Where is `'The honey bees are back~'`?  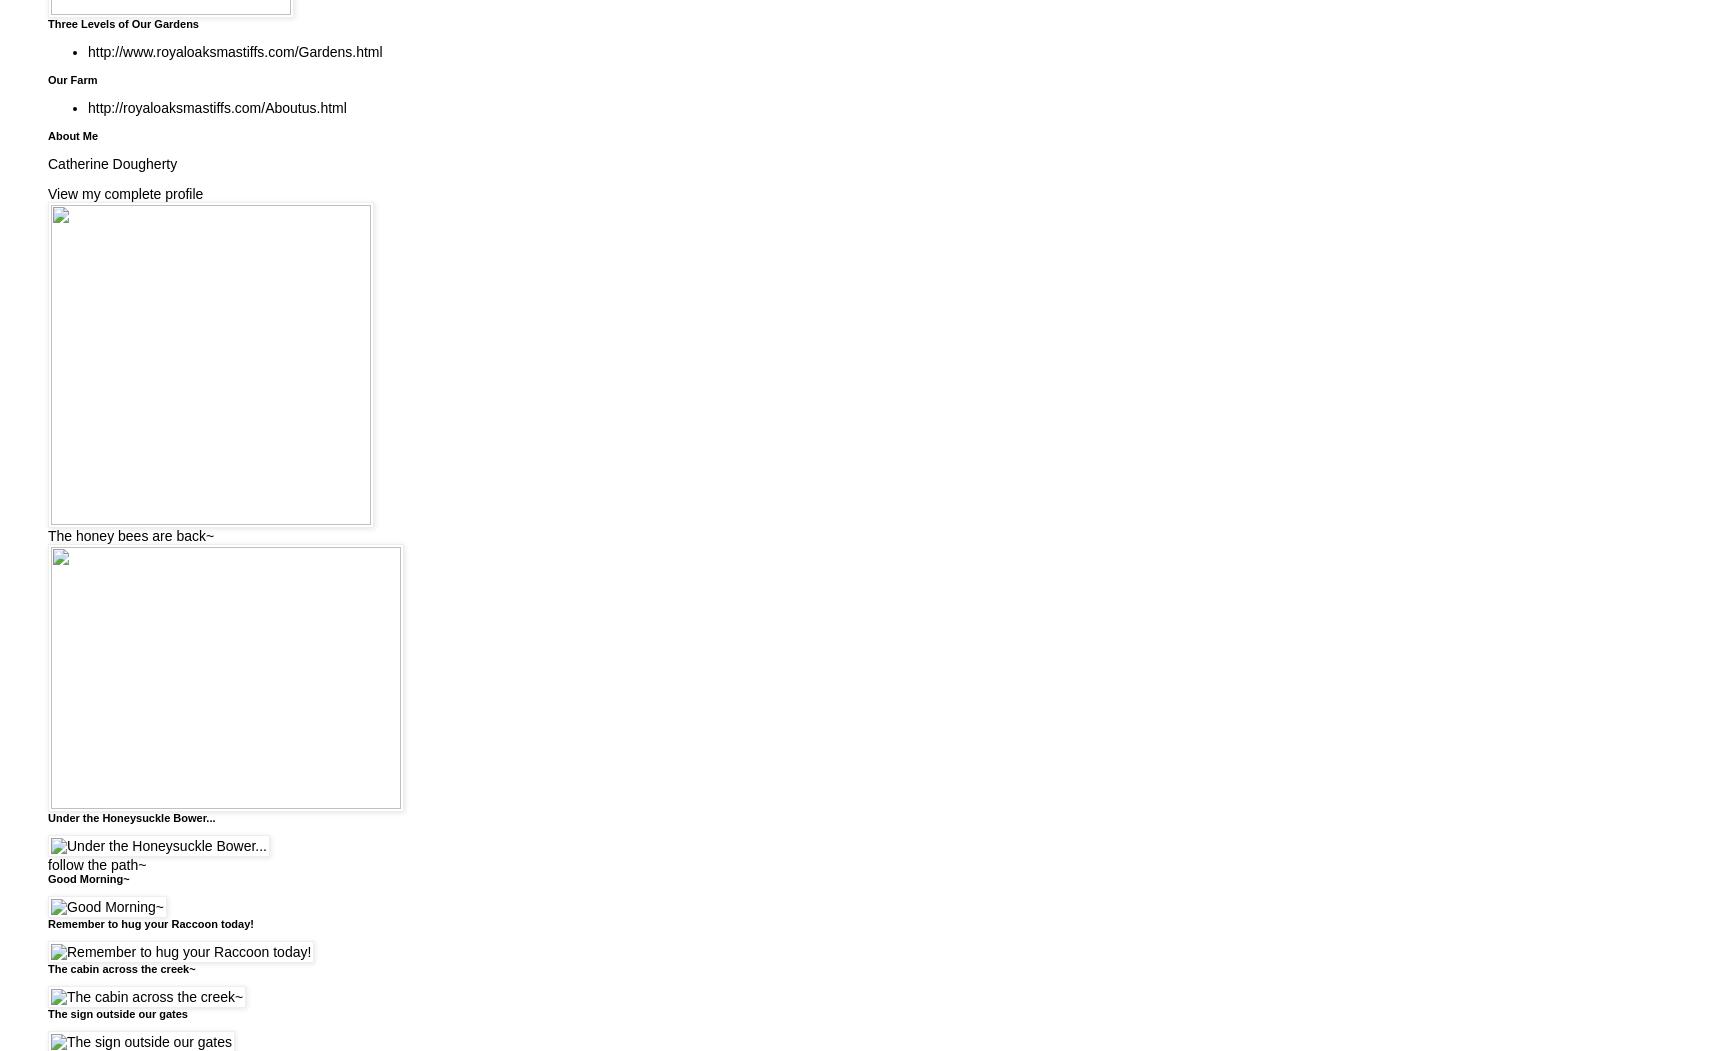
'The honey bees are back~' is located at coordinates (47, 533).